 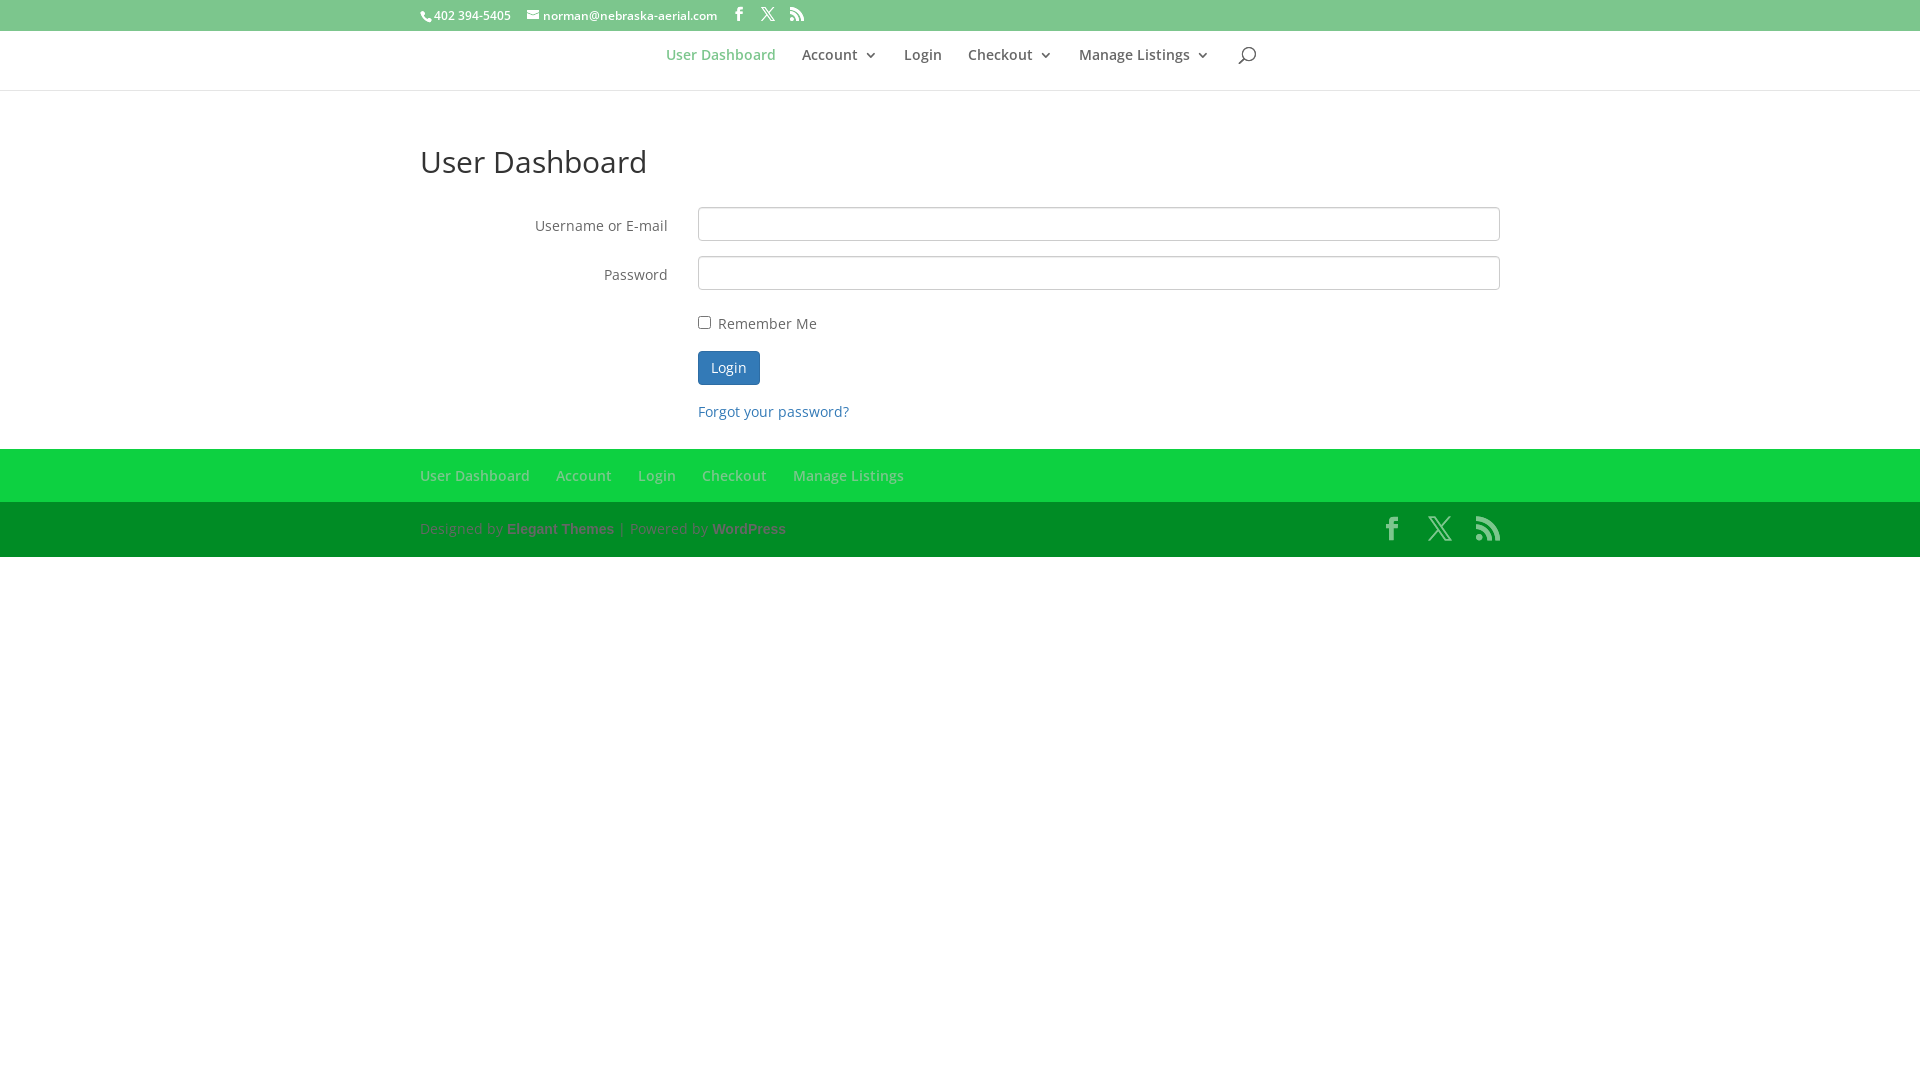 What do you see at coordinates (733, 475) in the screenshot?
I see `'Checkout'` at bounding box center [733, 475].